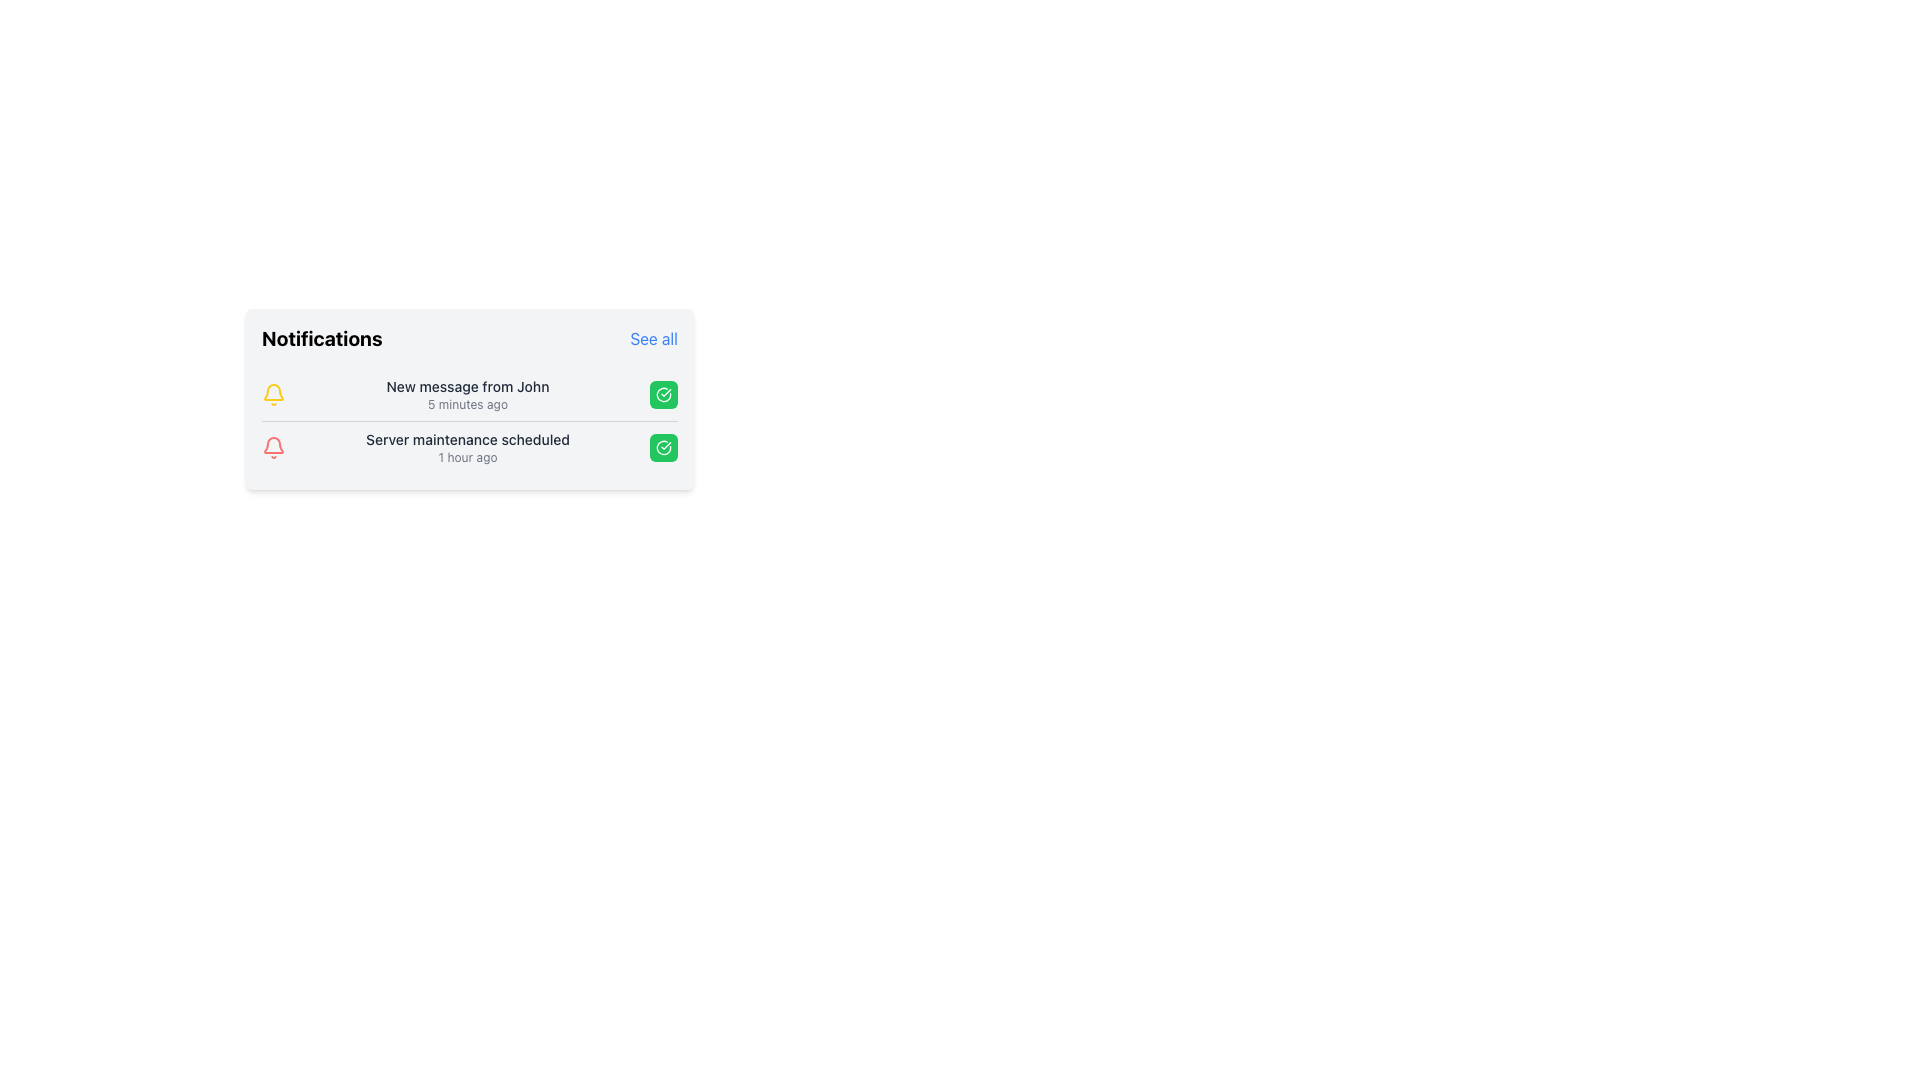 This screenshot has height=1080, width=1920. What do you see at coordinates (469, 338) in the screenshot?
I see `the 'See all' link in the Notifications panel` at bounding box center [469, 338].